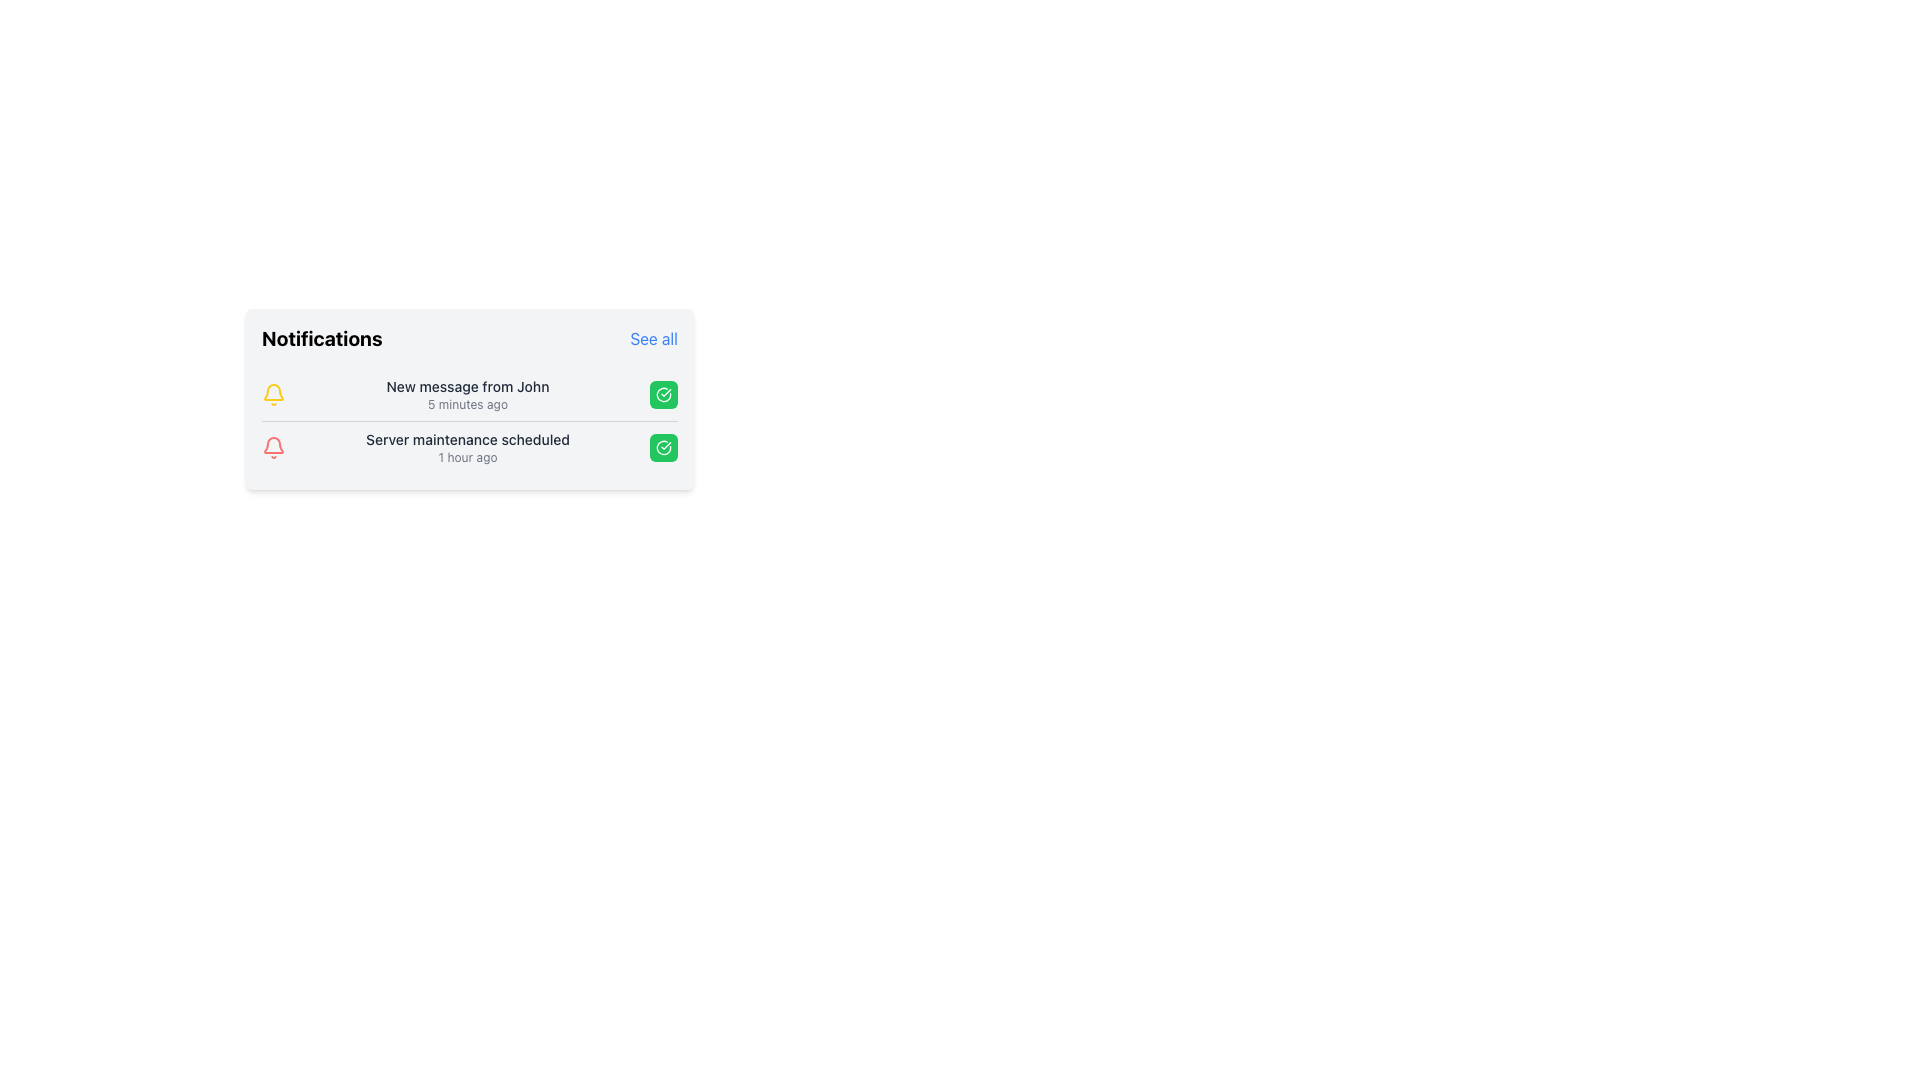 This screenshot has height=1080, width=1920. What do you see at coordinates (469, 338) in the screenshot?
I see `the 'See all' link in the Notifications panel` at bounding box center [469, 338].